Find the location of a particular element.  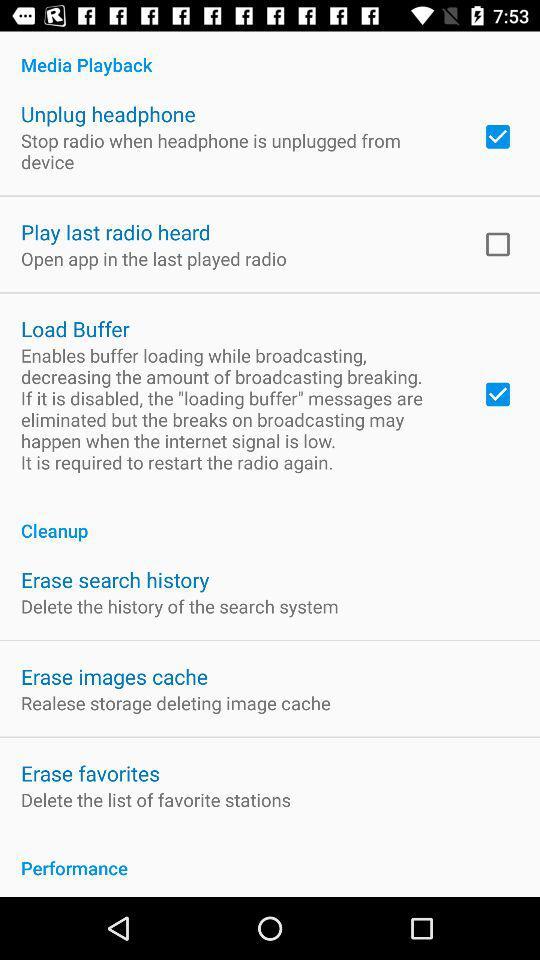

item above unplug headphone app is located at coordinates (270, 53).